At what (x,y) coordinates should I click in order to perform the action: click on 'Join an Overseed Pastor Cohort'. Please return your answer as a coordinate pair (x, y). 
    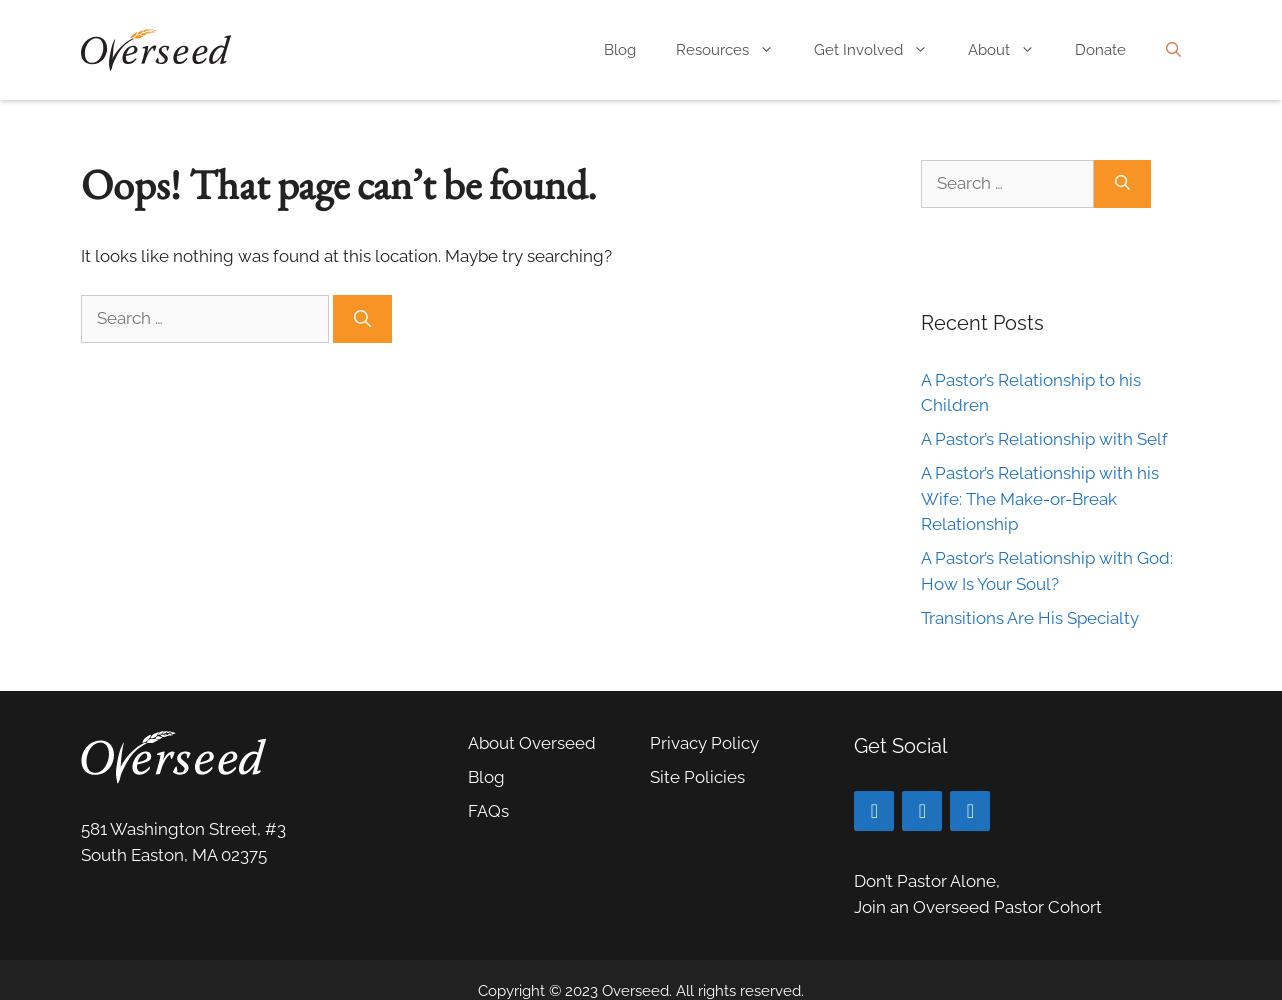
    Looking at the image, I should click on (977, 906).